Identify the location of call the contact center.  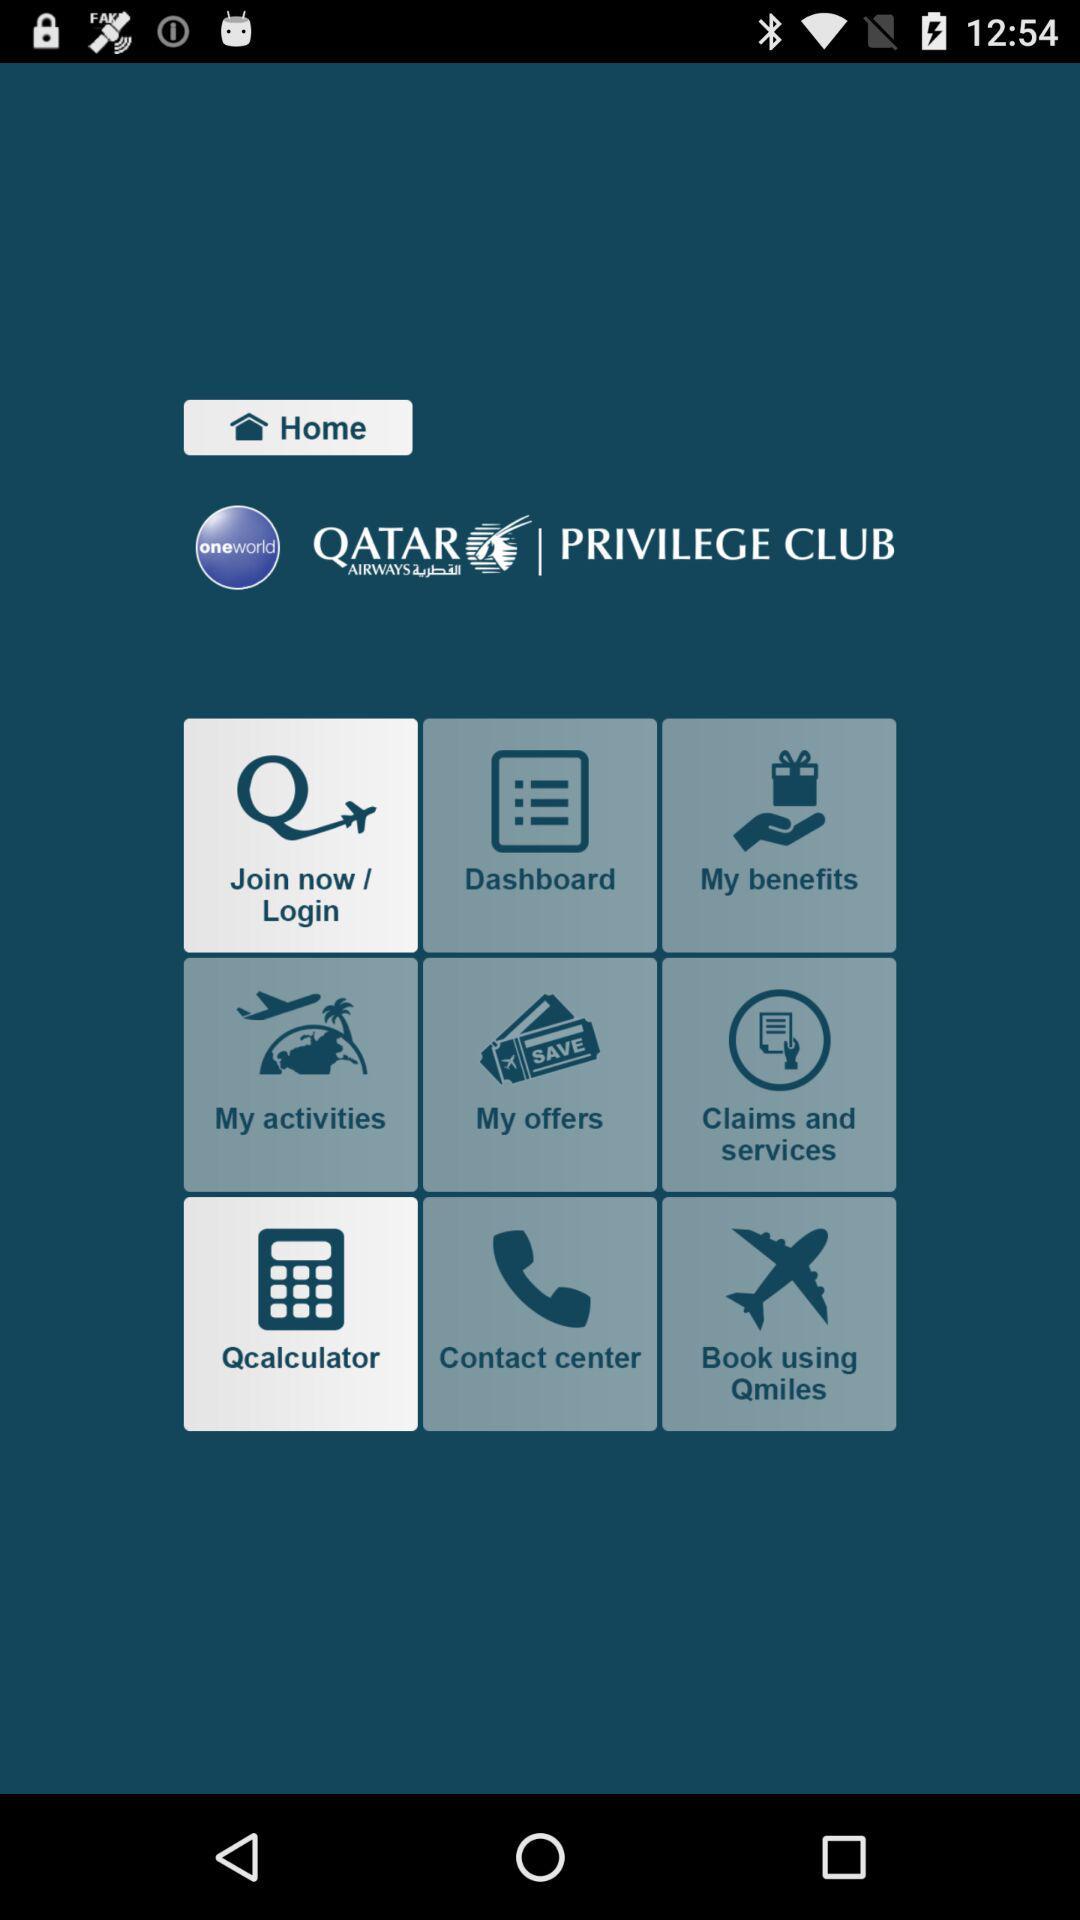
(540, 1314).